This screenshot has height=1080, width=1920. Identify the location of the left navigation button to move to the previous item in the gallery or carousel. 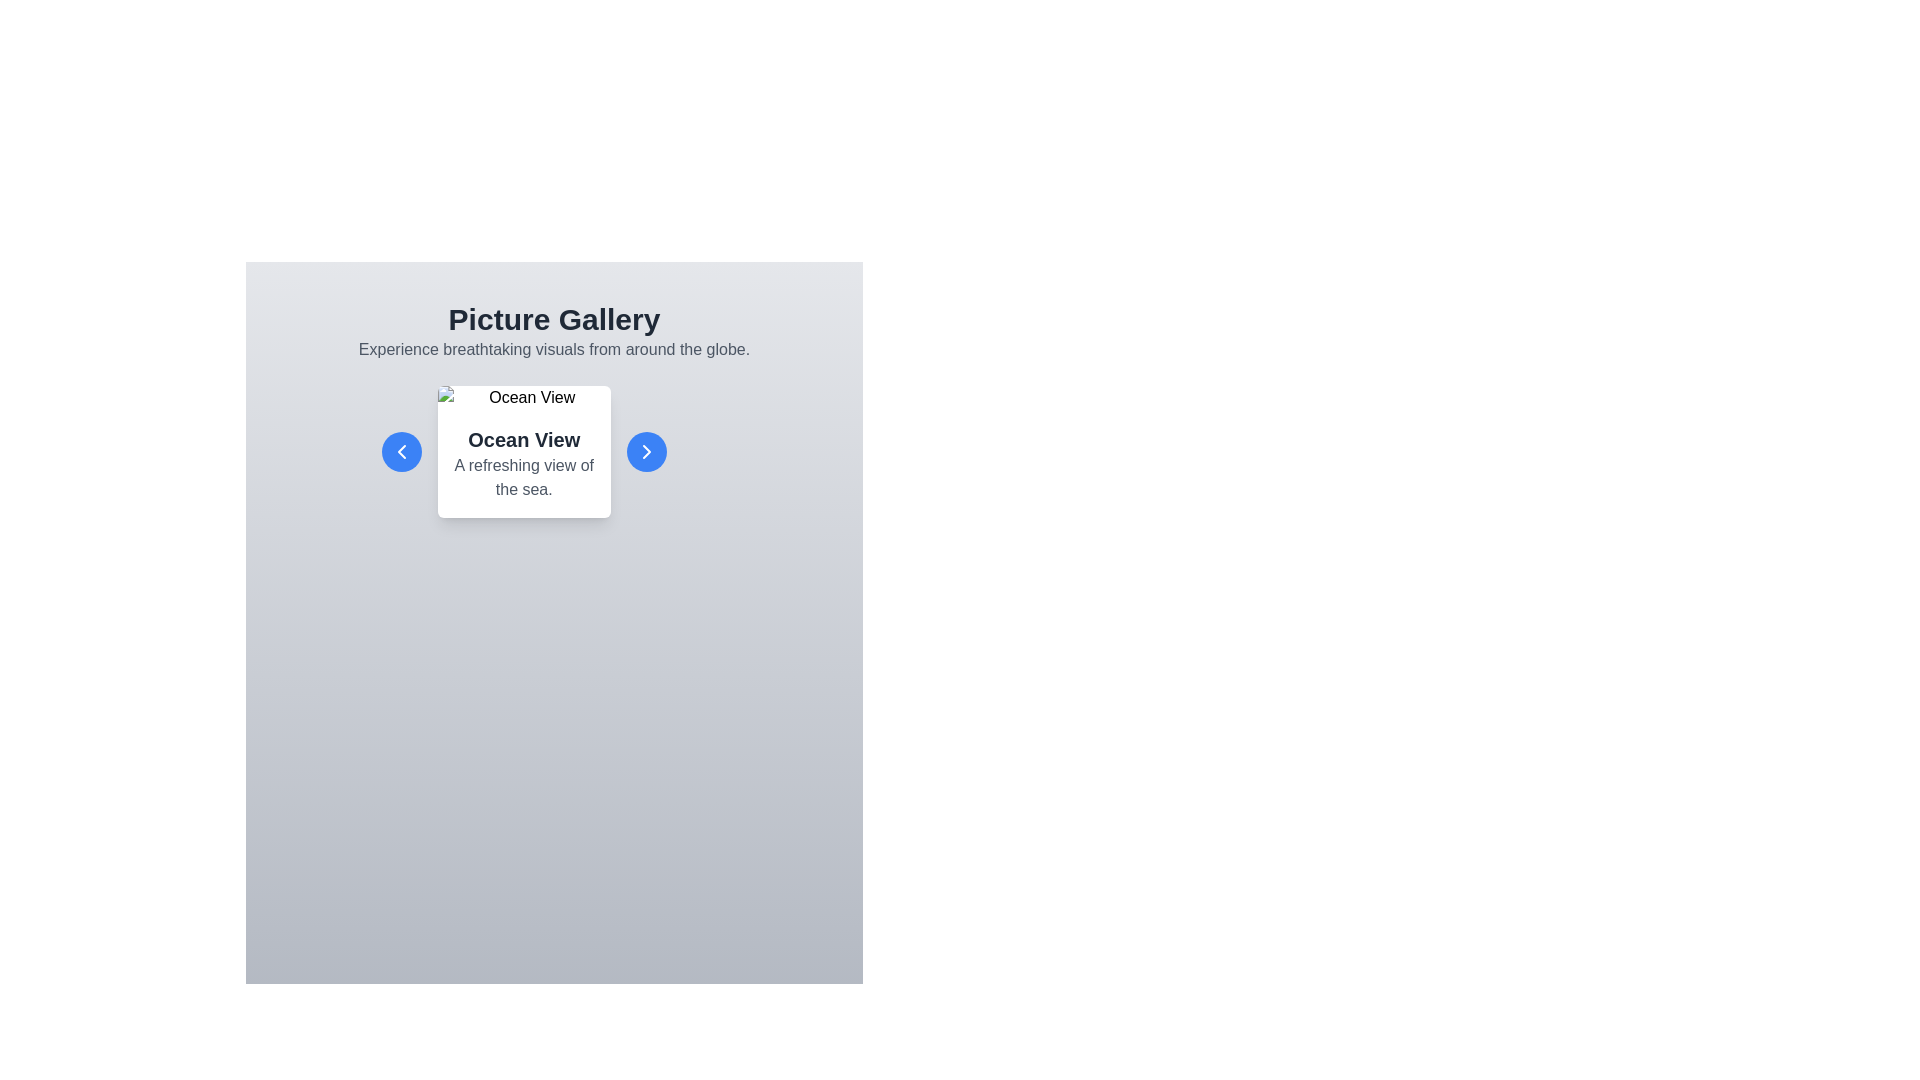
(401, 451).